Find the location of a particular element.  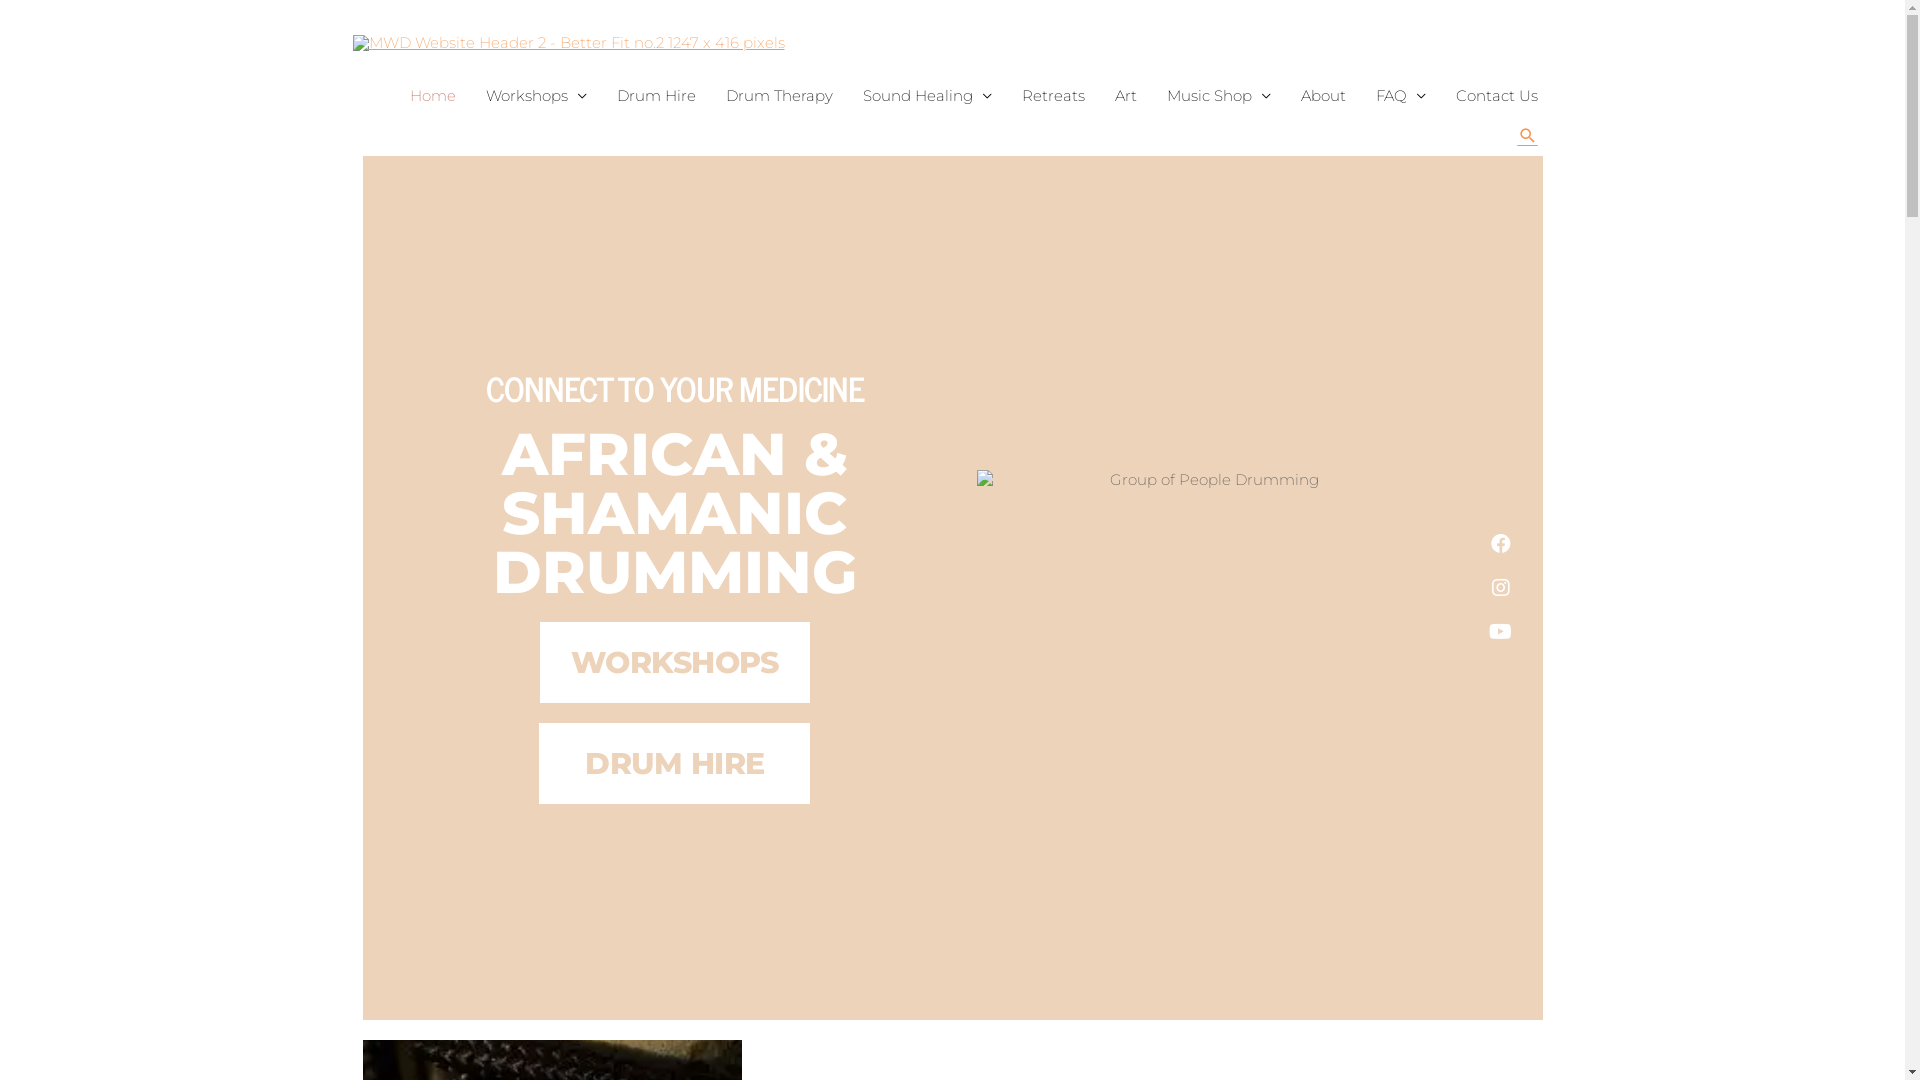

'Home' is located at coordinates (431, 96).